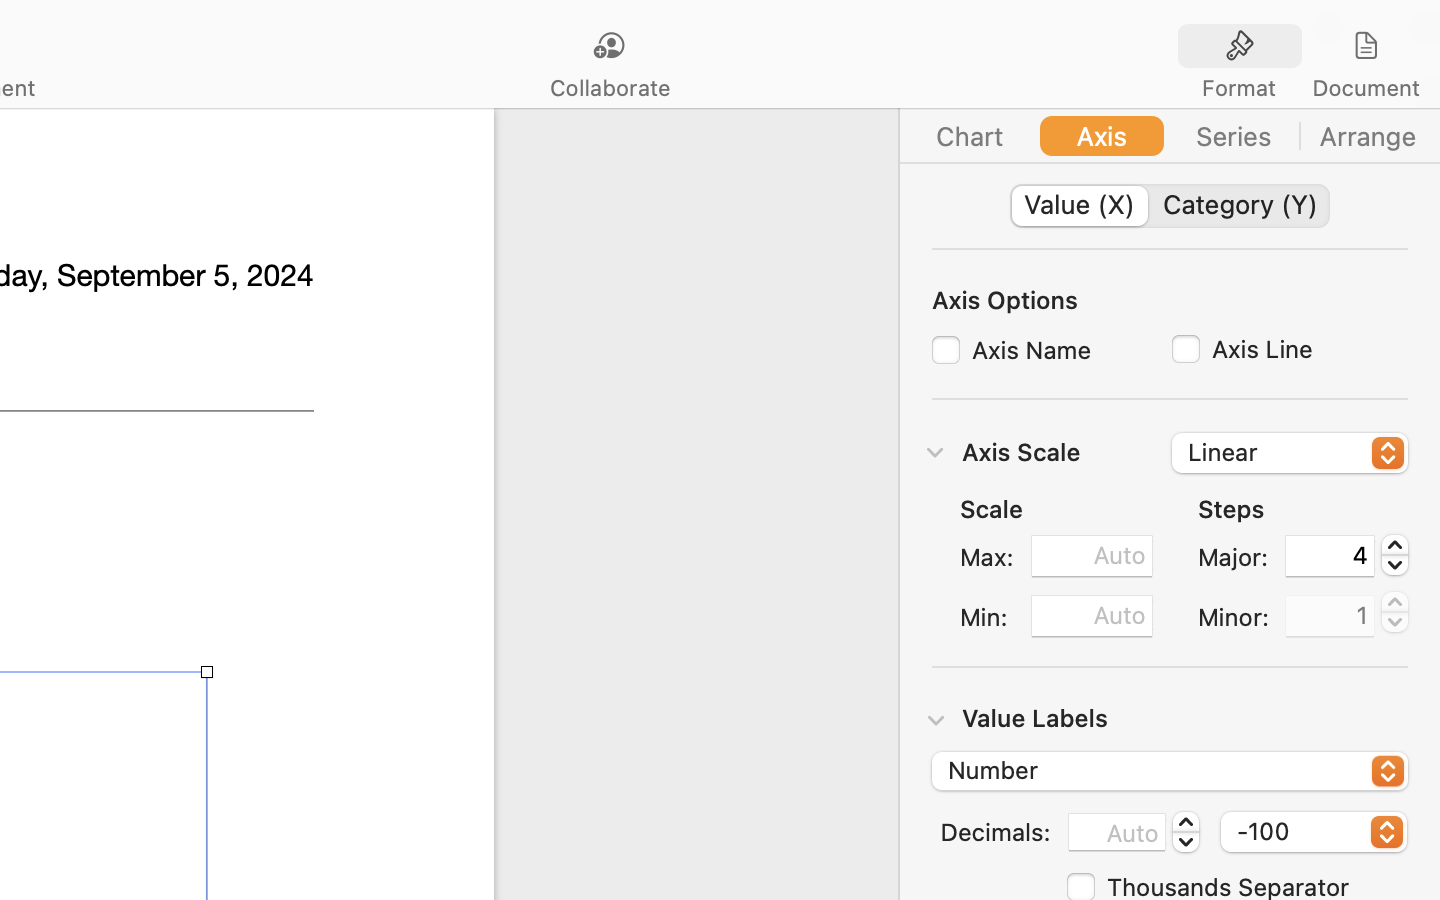 The height and width of the screenshot is (900, 1440). Describe the element at coordinates (1019, 450) in the screenshot. I see `'Axis Scale'` at that location.